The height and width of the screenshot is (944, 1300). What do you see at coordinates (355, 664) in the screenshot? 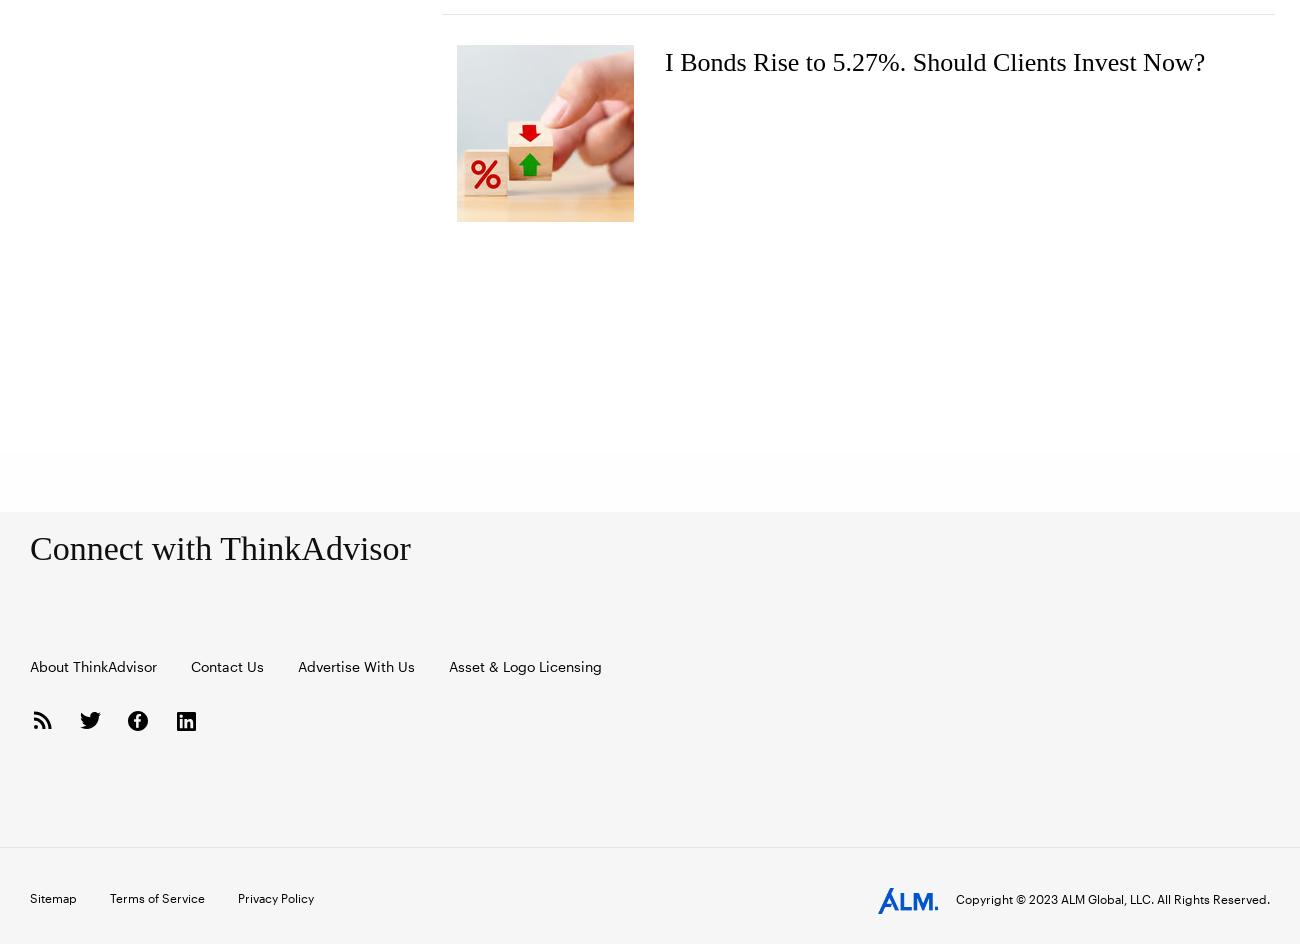
I see `'Advertise With Us'` at bounding box center [355, 664].